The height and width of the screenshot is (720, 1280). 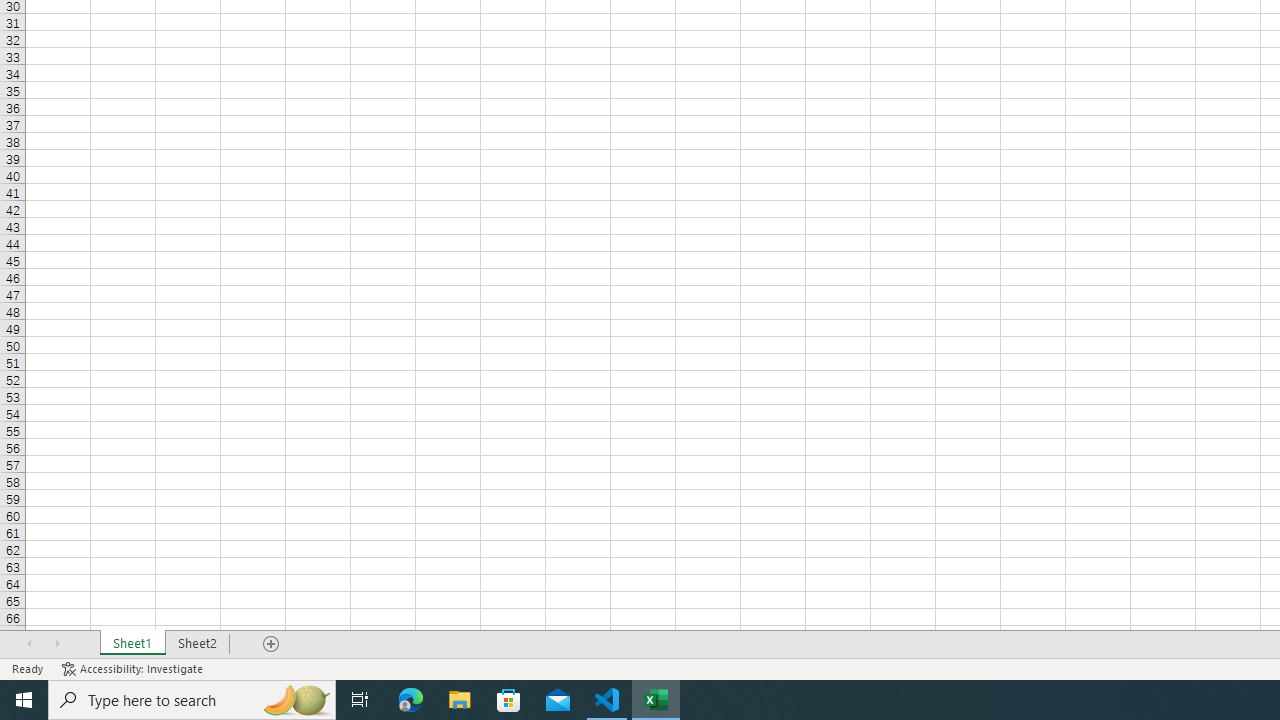 I want to click on 'Accessibility Checker Accessibility: Investigate', so click(x=133, y=669).